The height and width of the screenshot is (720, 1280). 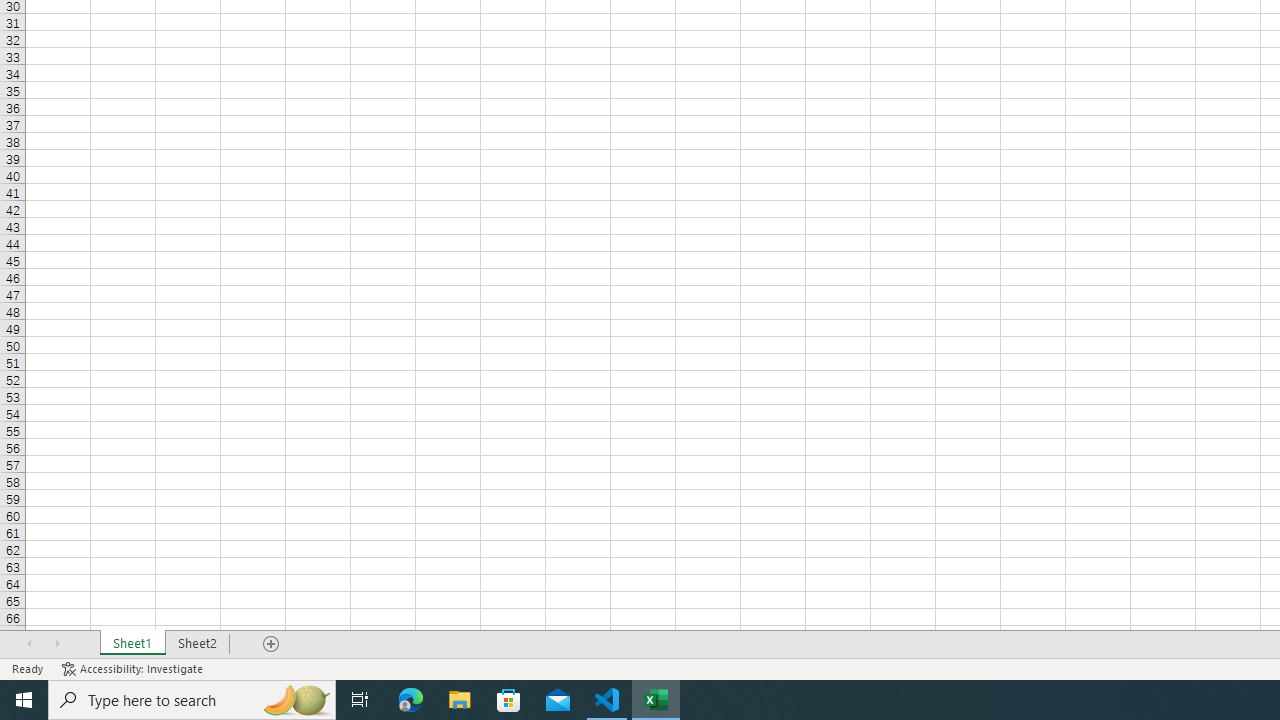 I want to click on 'Accessibility Checker Accessibility: Investigate', so click(x=133, y=669).